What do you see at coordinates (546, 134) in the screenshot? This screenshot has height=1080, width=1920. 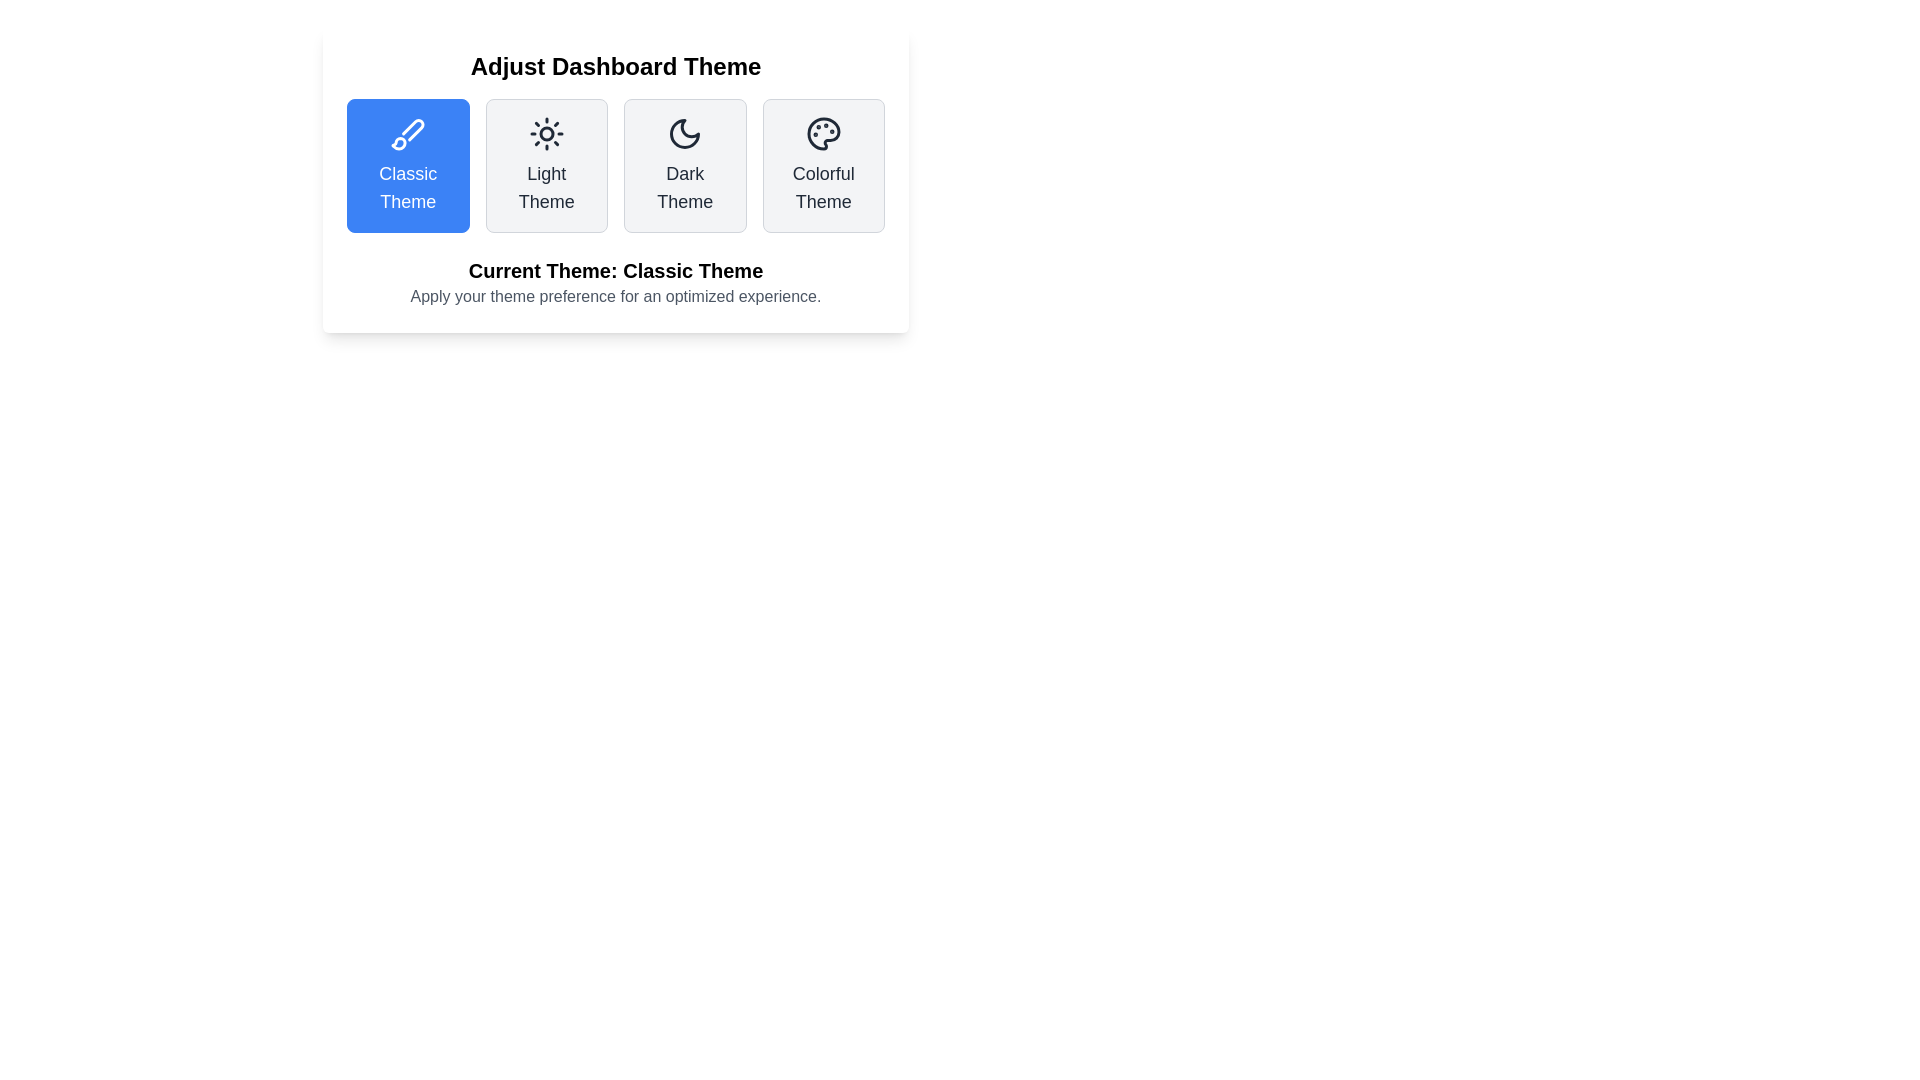 I see `the sun icon, which is a central circle with rays, styled in gray tones and located in the 'Light Theme' section of the grid layout` at bounding box center [546, 134].